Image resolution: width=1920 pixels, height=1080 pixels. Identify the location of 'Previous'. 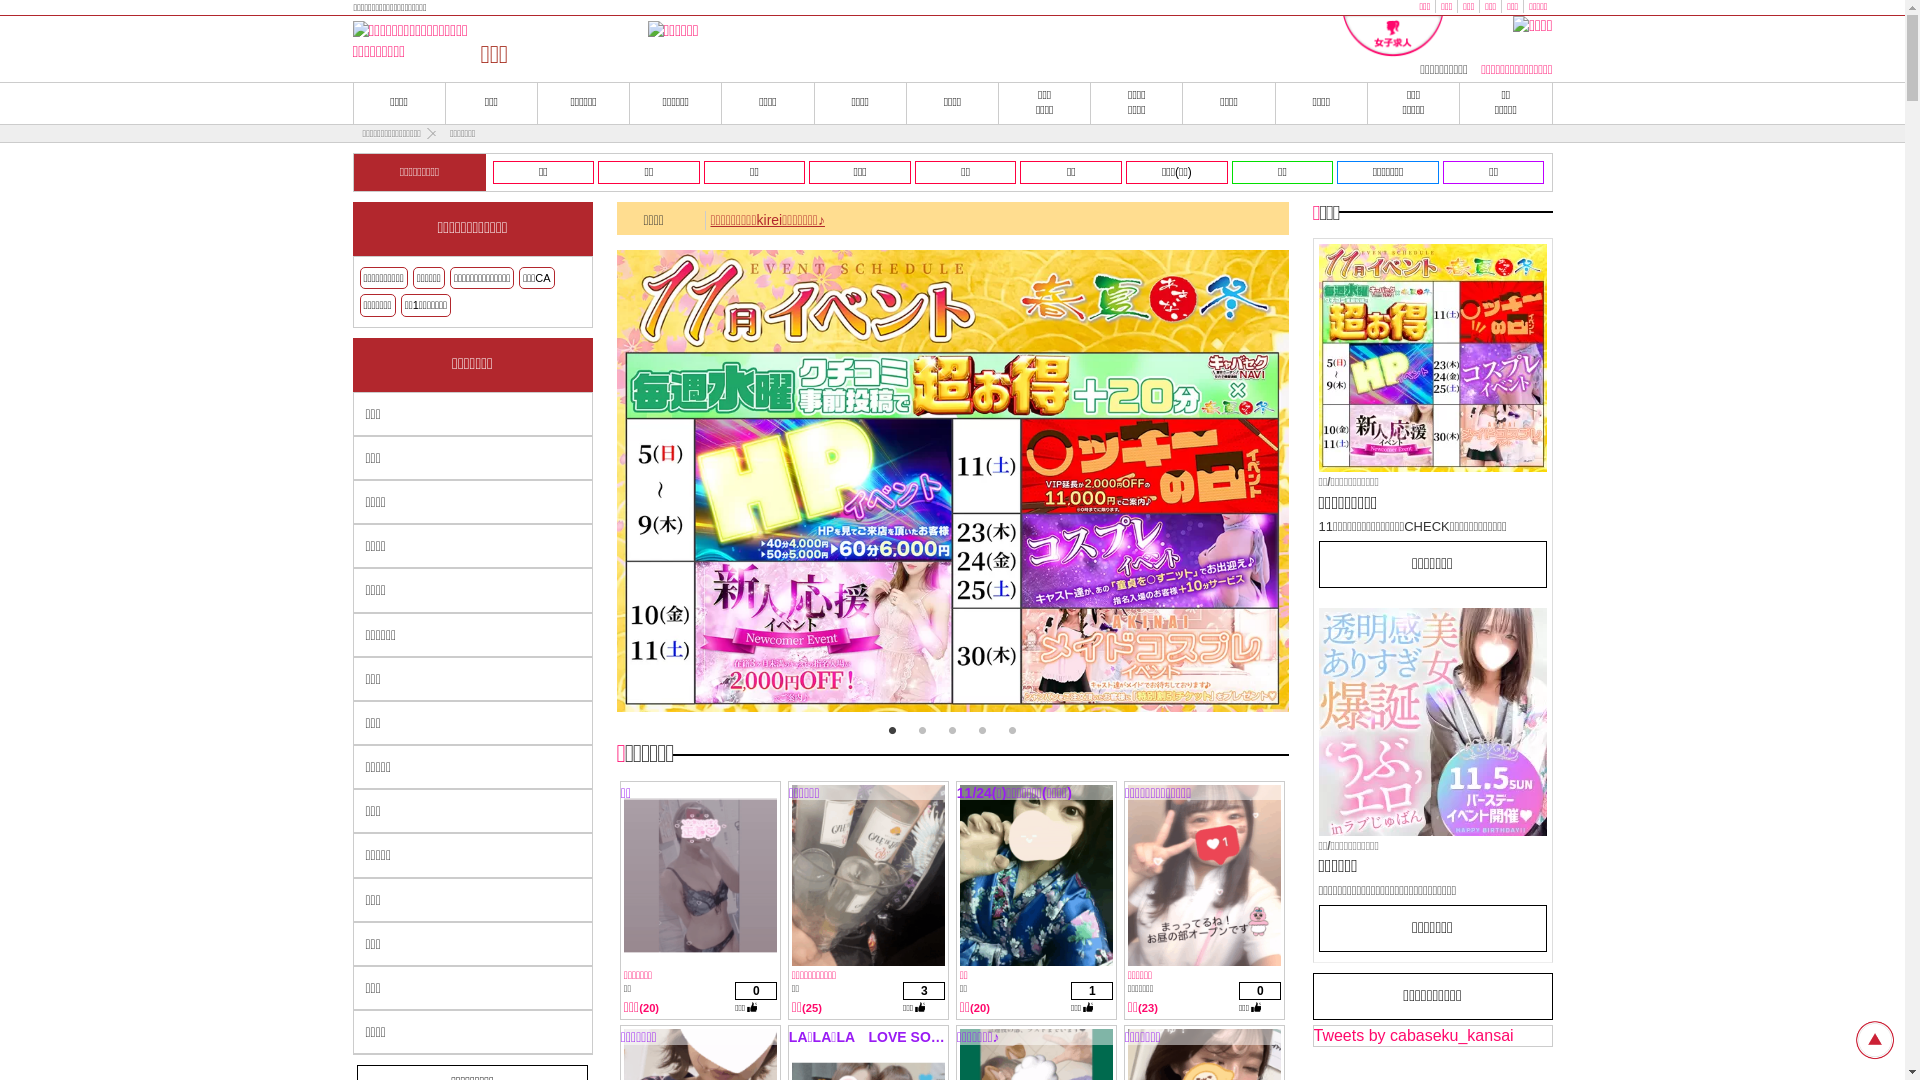
(629, 485).